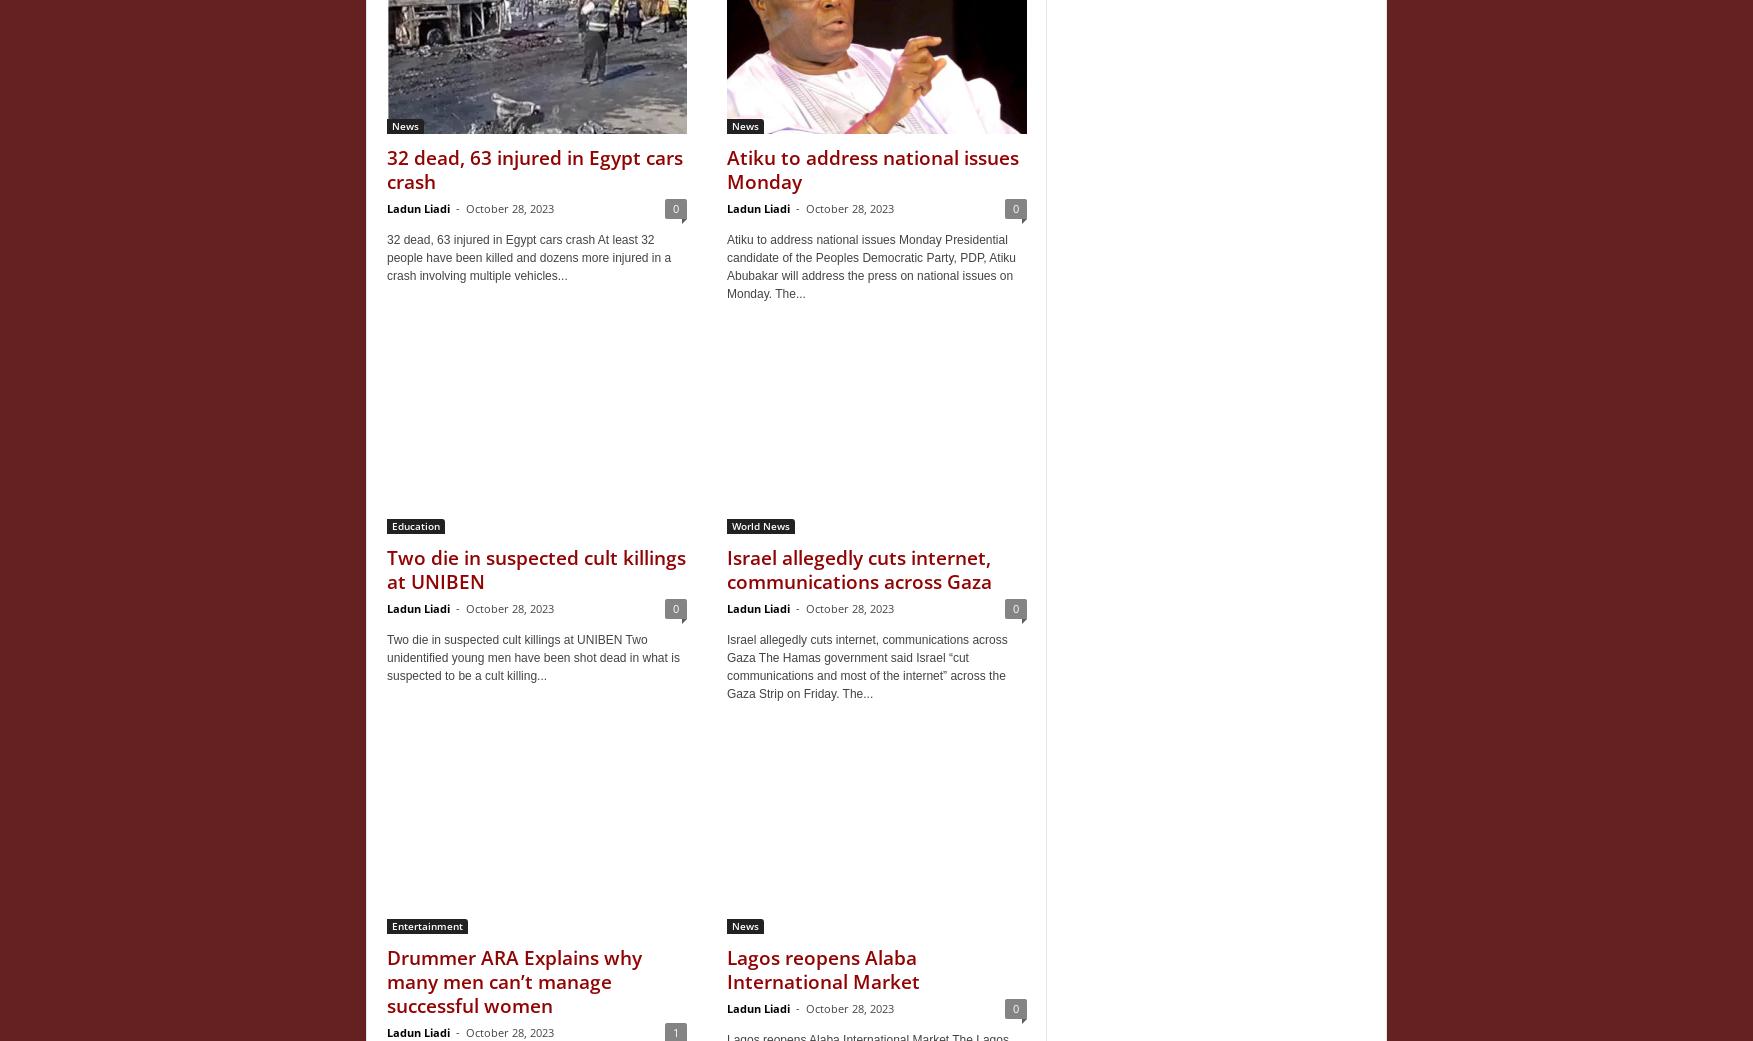 Image resolution: width=1753 pixels, height=1041 pixels. I want to click on 'Atiku to address national issues Monday


Presidential candidate of the Peoples Democratic Party, PDP, Atiku Abubakar will address the press on national issues on Monday.

The...', so click(871, 266).